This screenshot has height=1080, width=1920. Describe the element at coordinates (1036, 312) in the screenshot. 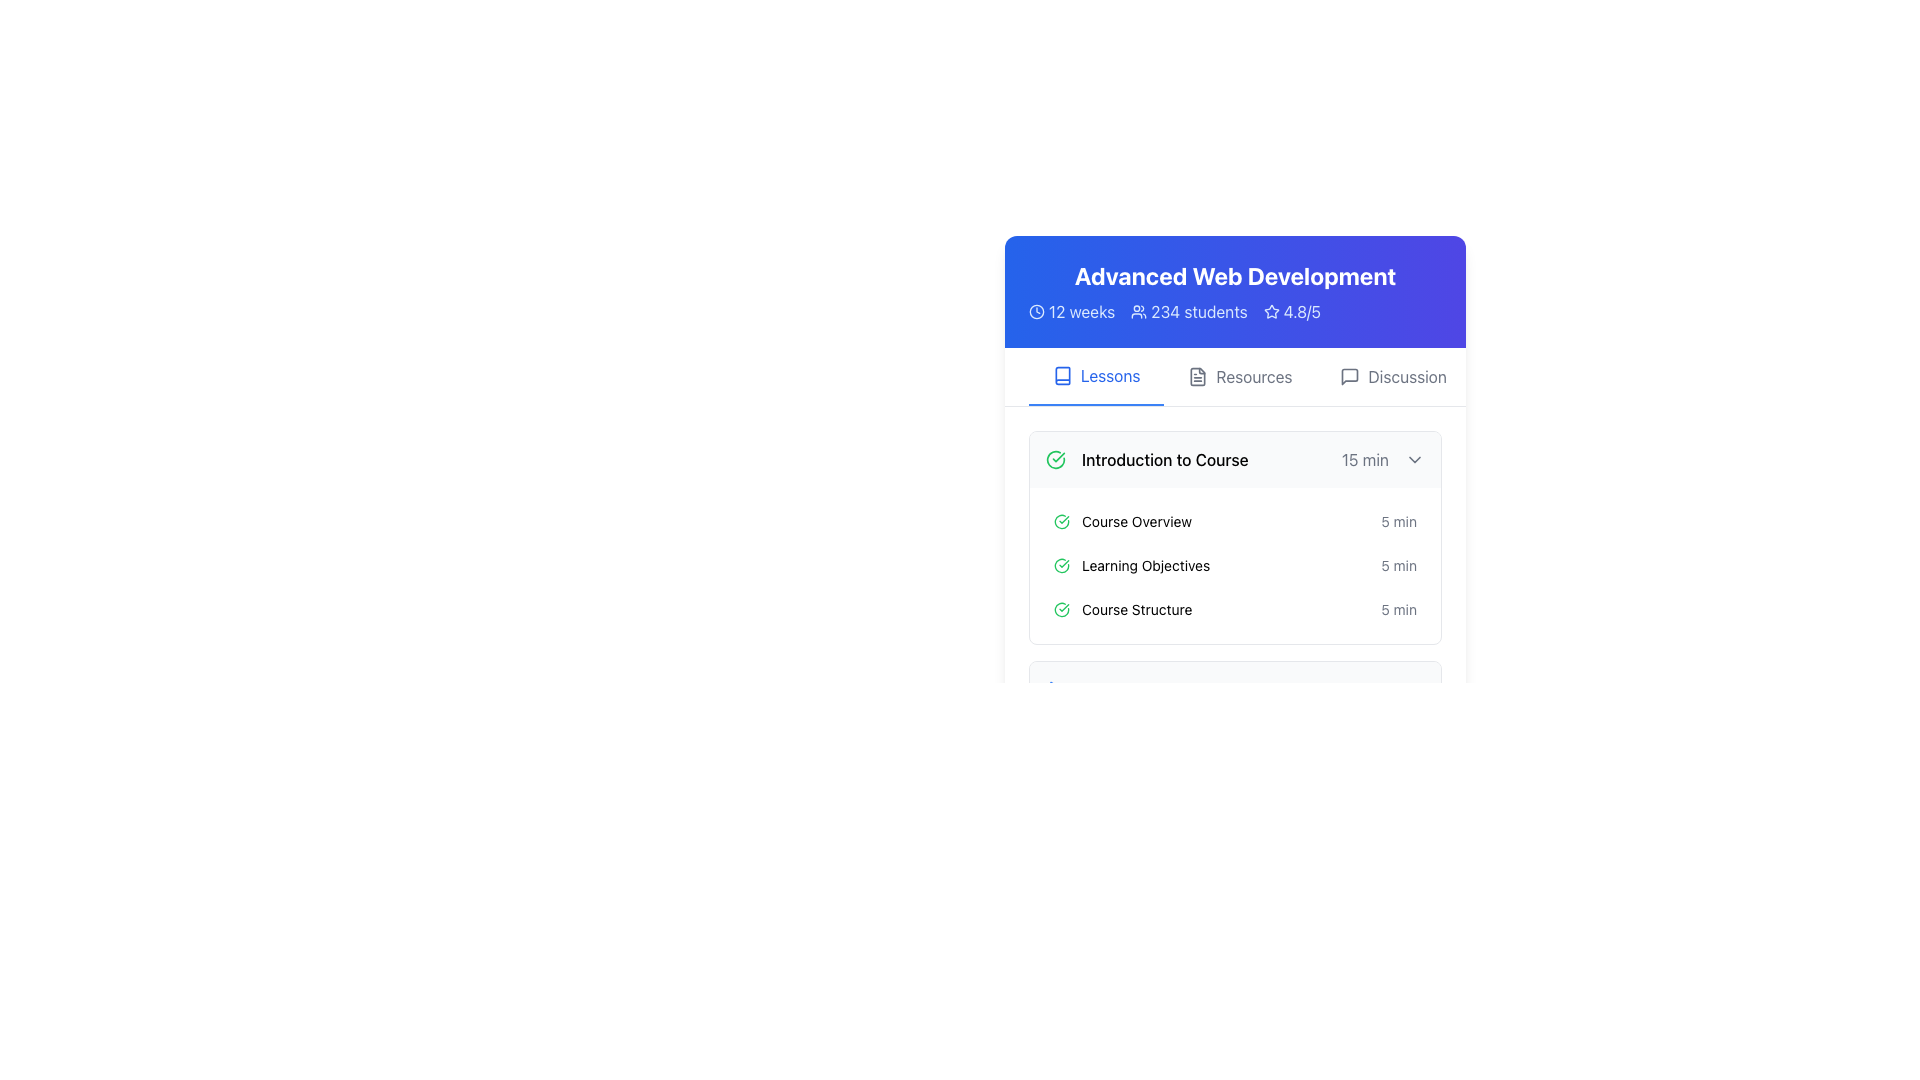

I see `the clock-shaped icon representing the duration of the course, located to the left of the text '12 weeks' in the course panel for 'Advanced Web Development'` at that location.